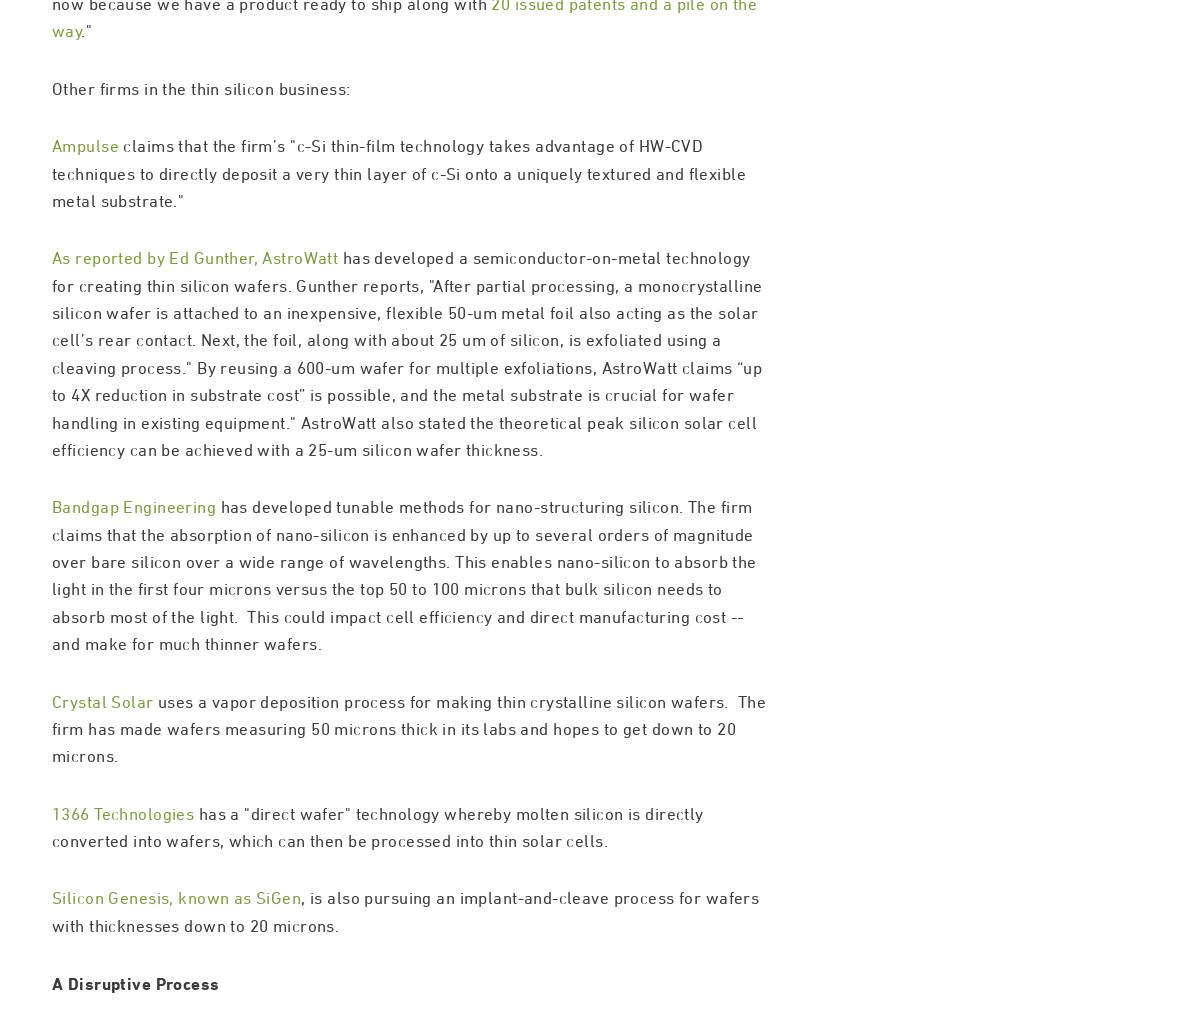 The height and width of the screenshot is (1035, 1200). I want to click on 'AstroWatt', so click(300, 342).